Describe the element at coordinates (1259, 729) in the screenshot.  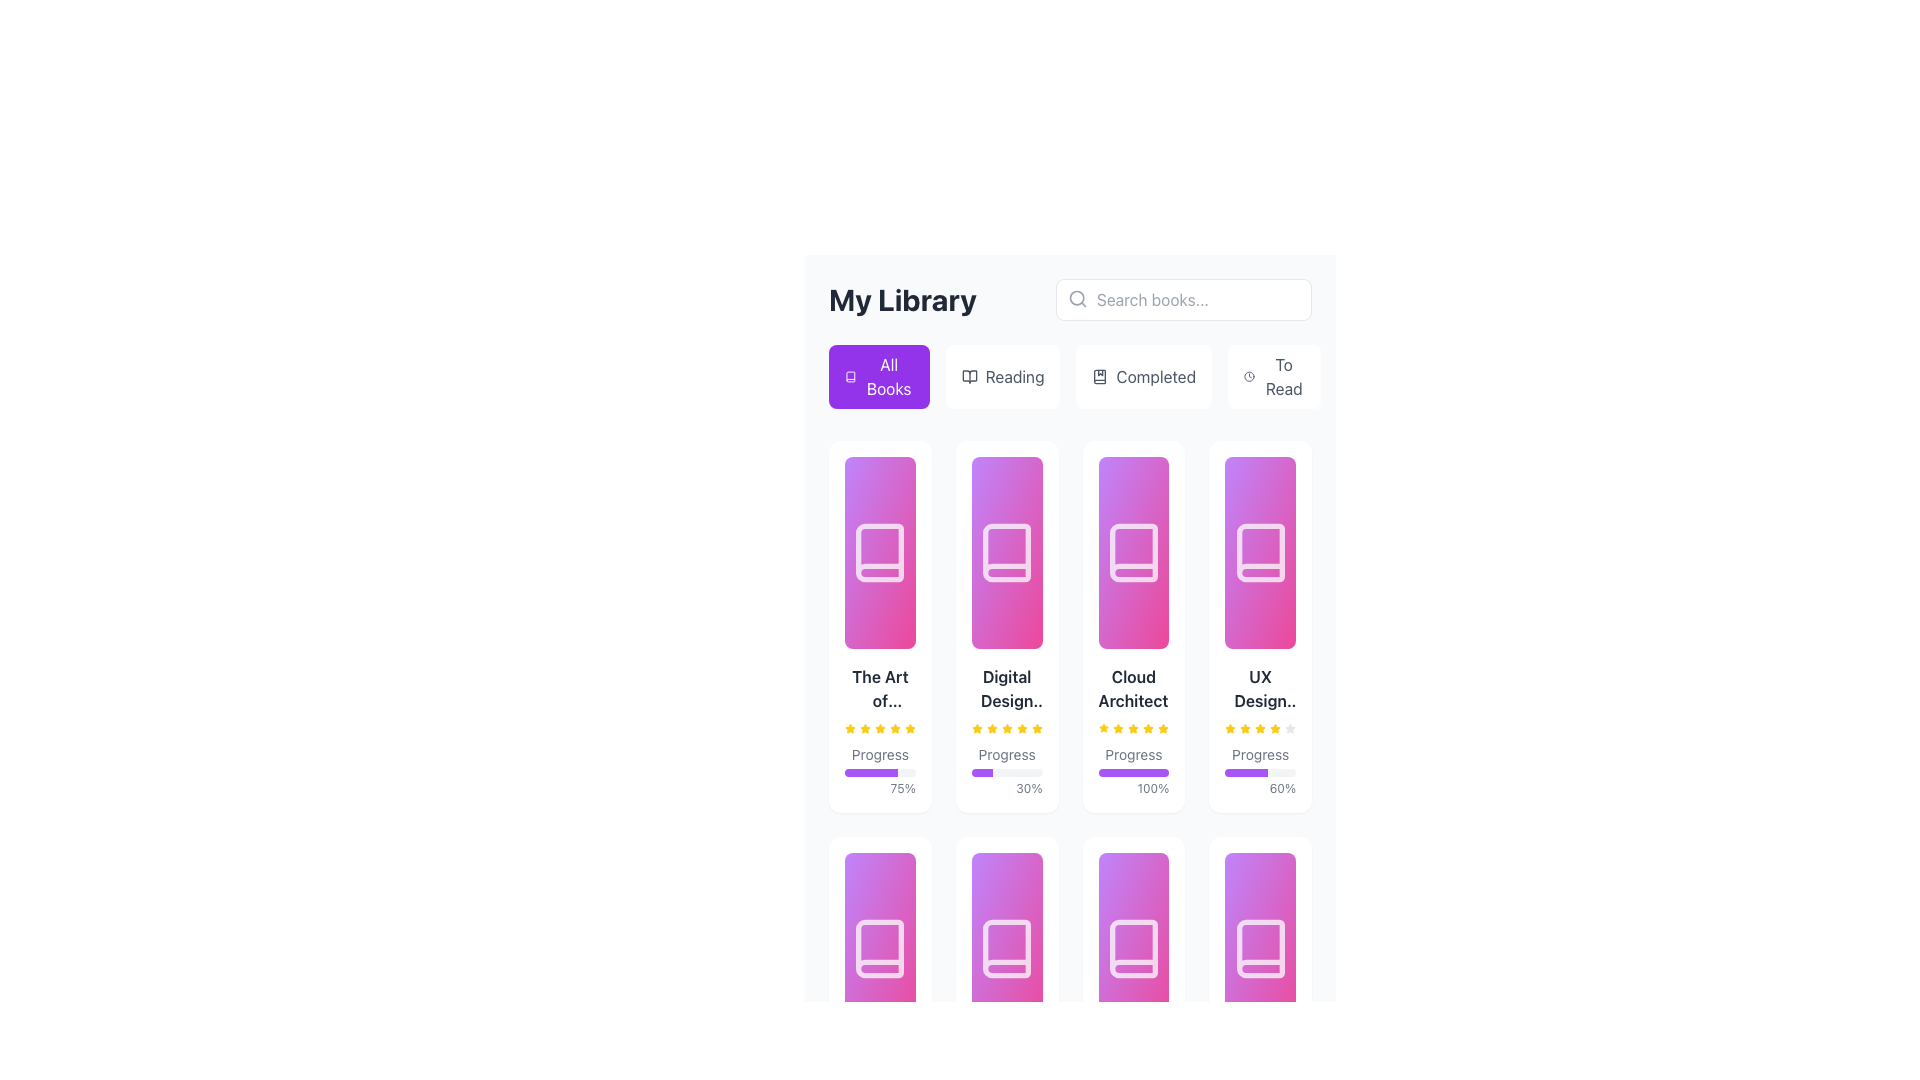
I see `the fourth rating star in the rating system of the UX Design card, which is the fourth item in the first row of the book list in the My Library interface` at that location.